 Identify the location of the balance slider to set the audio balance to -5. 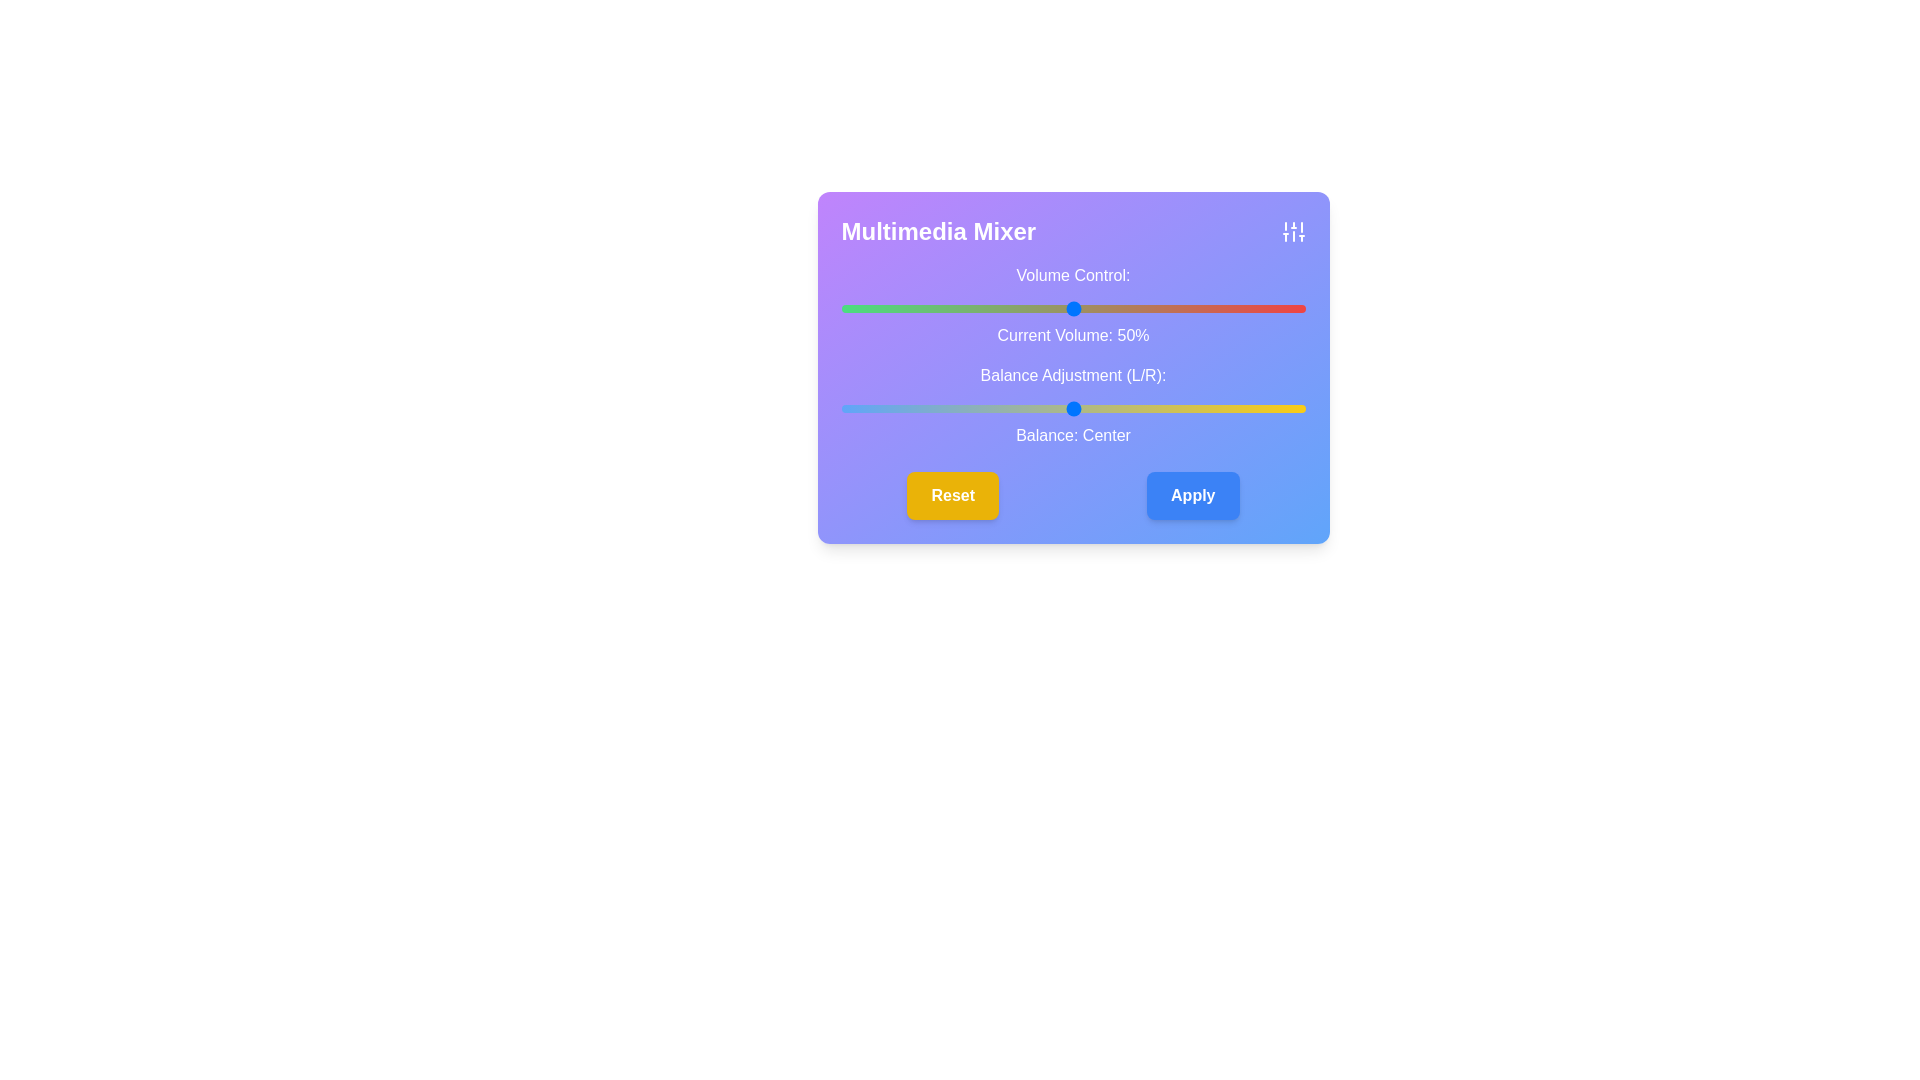
(1049, 407).